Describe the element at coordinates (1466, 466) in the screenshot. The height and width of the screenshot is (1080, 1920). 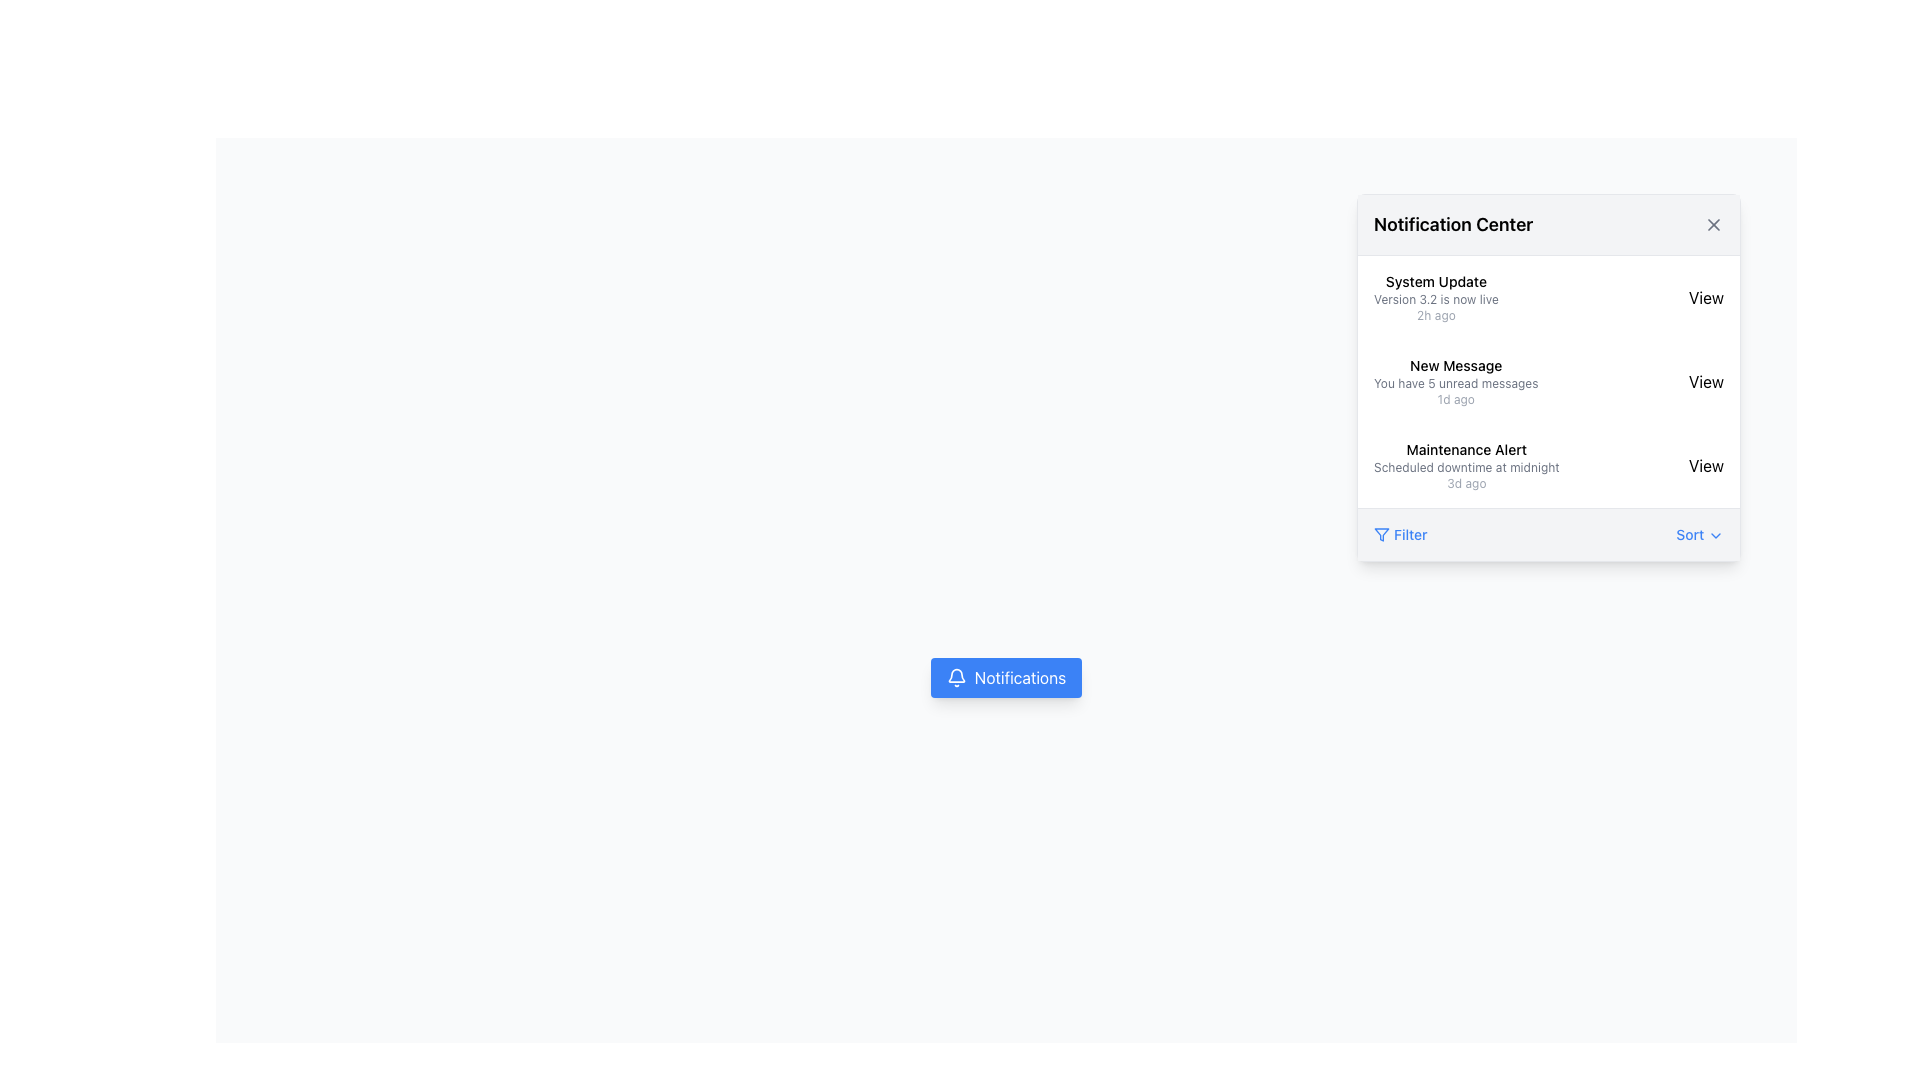
I see `notification details from the 'Maintenance Alert' text element located in the bottom section of the notification list in the 'Notification Center' popup` at that location.